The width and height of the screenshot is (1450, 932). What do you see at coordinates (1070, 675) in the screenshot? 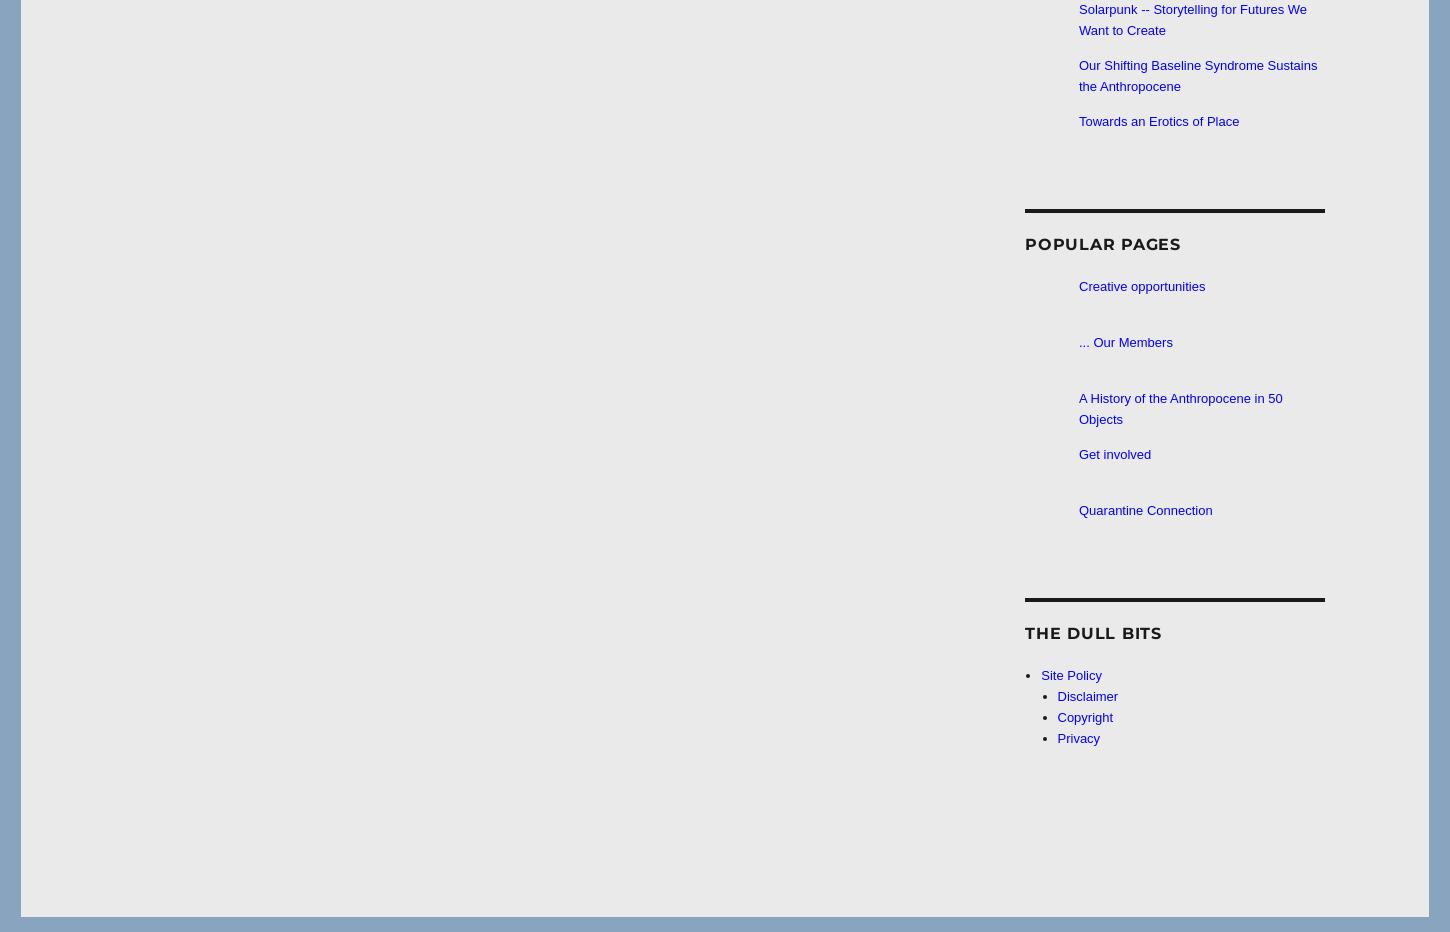
I see `'Site Policy'` at bounding box center [1070, 675].